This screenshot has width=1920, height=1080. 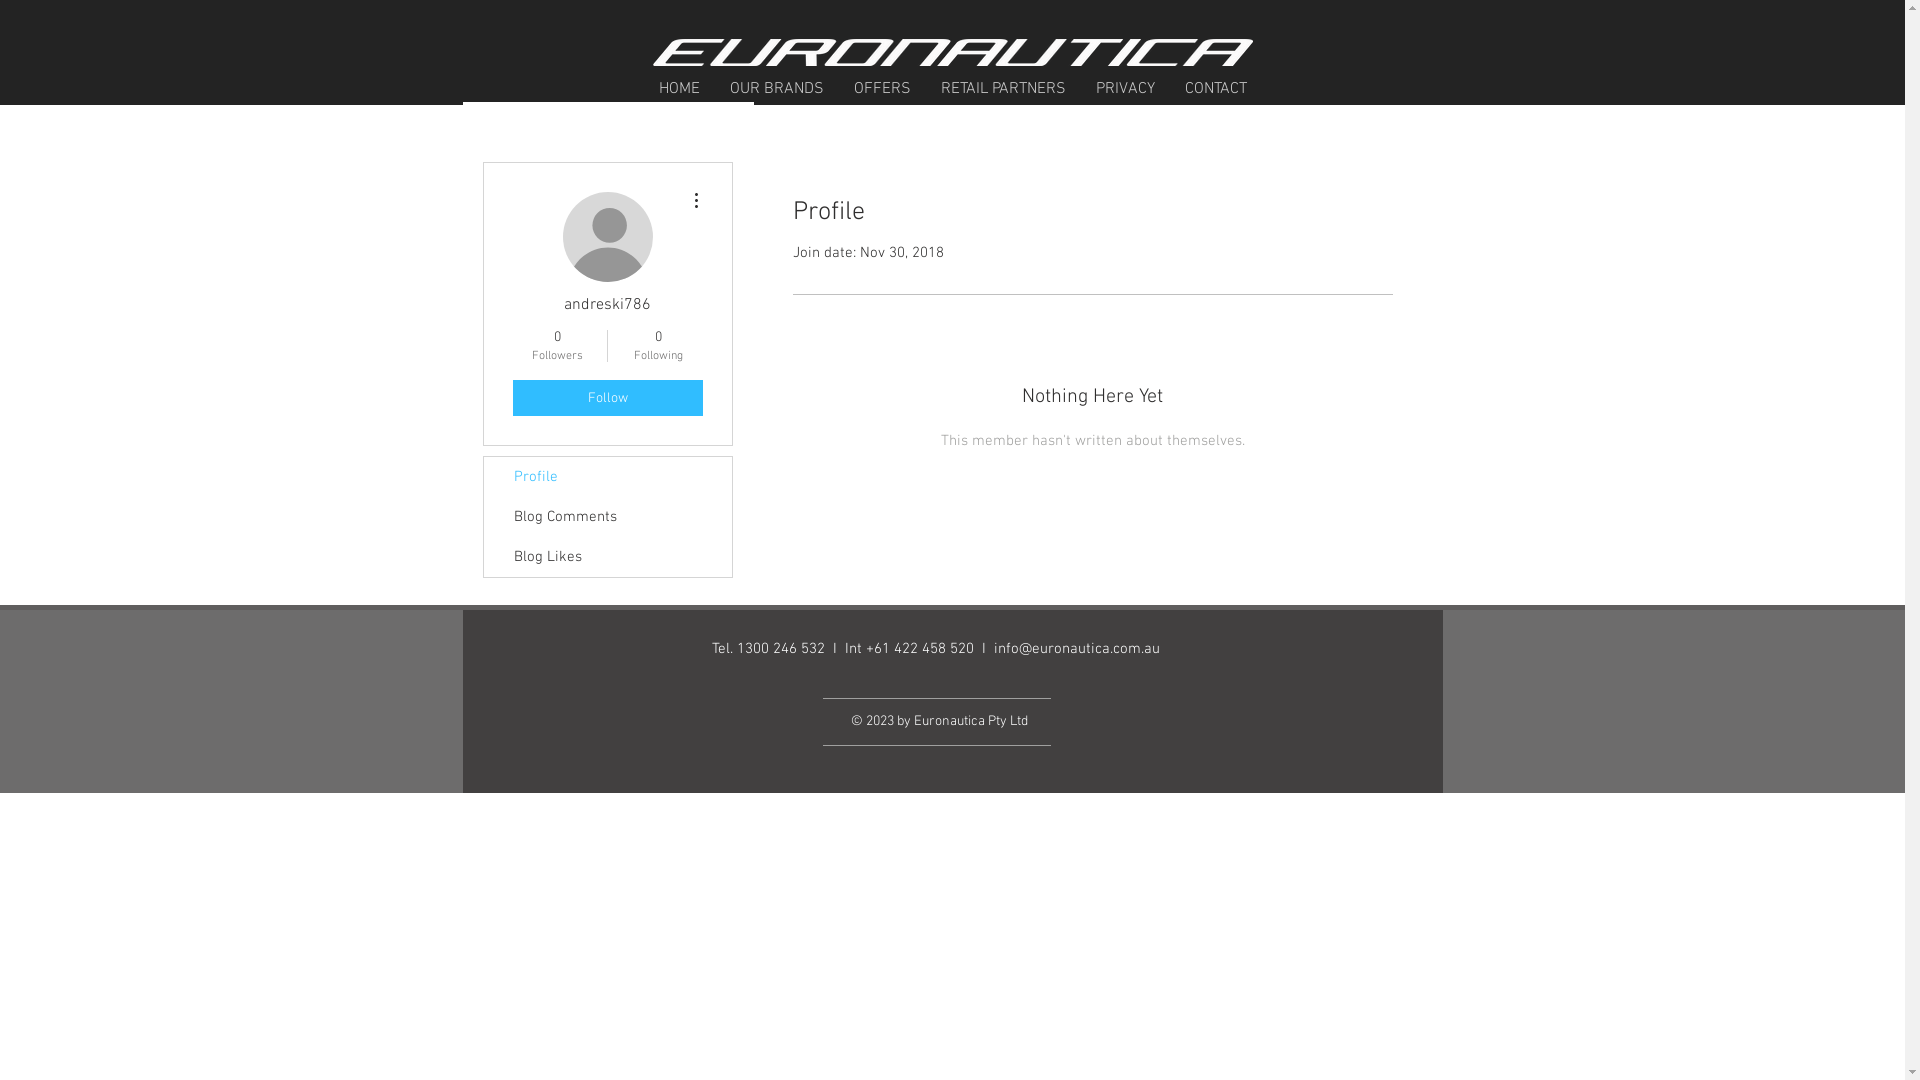 What do you see at coordinates (658, 345) in the screenshot?
I see `'0` at bounding box center [658, 345].